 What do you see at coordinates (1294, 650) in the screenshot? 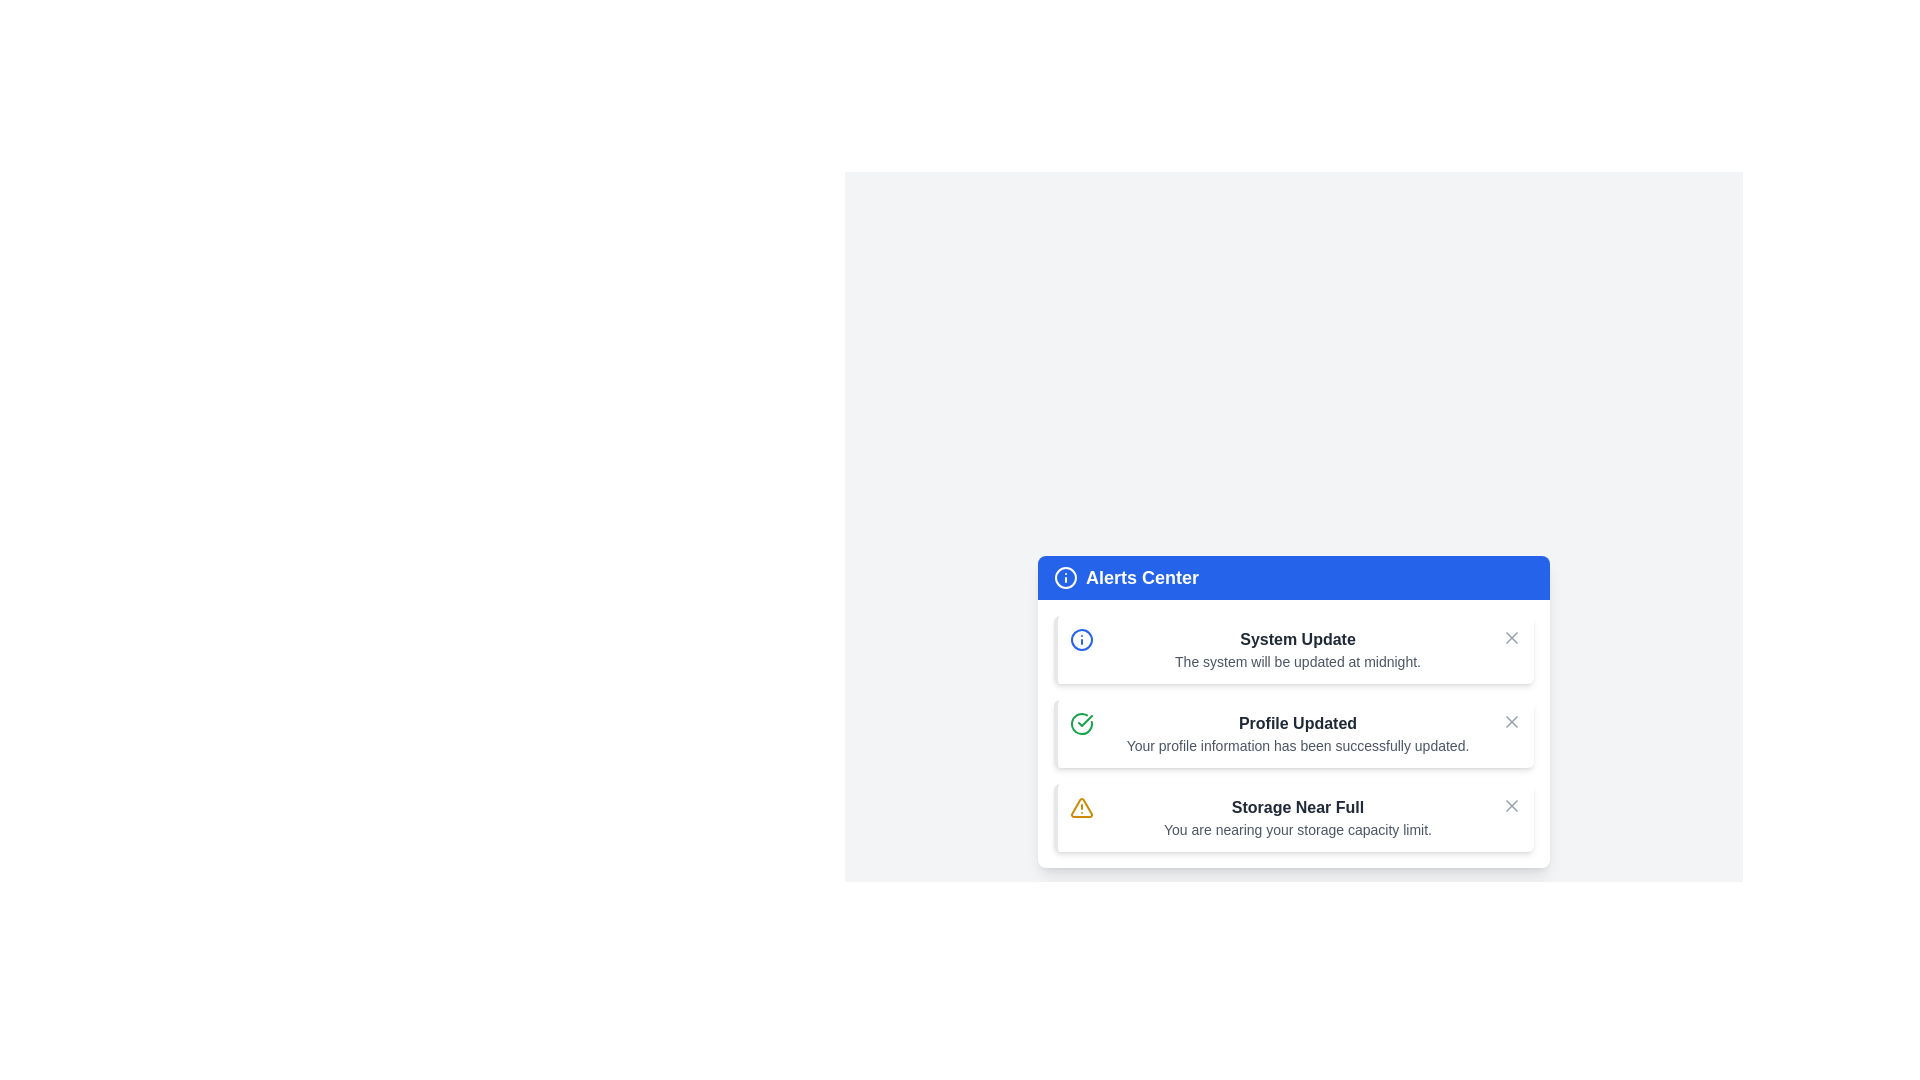
I see `the Notification Banner displaying 'System Update' with the description 'The system will be updated at midnight.'` at bounding box center [1294, 650].